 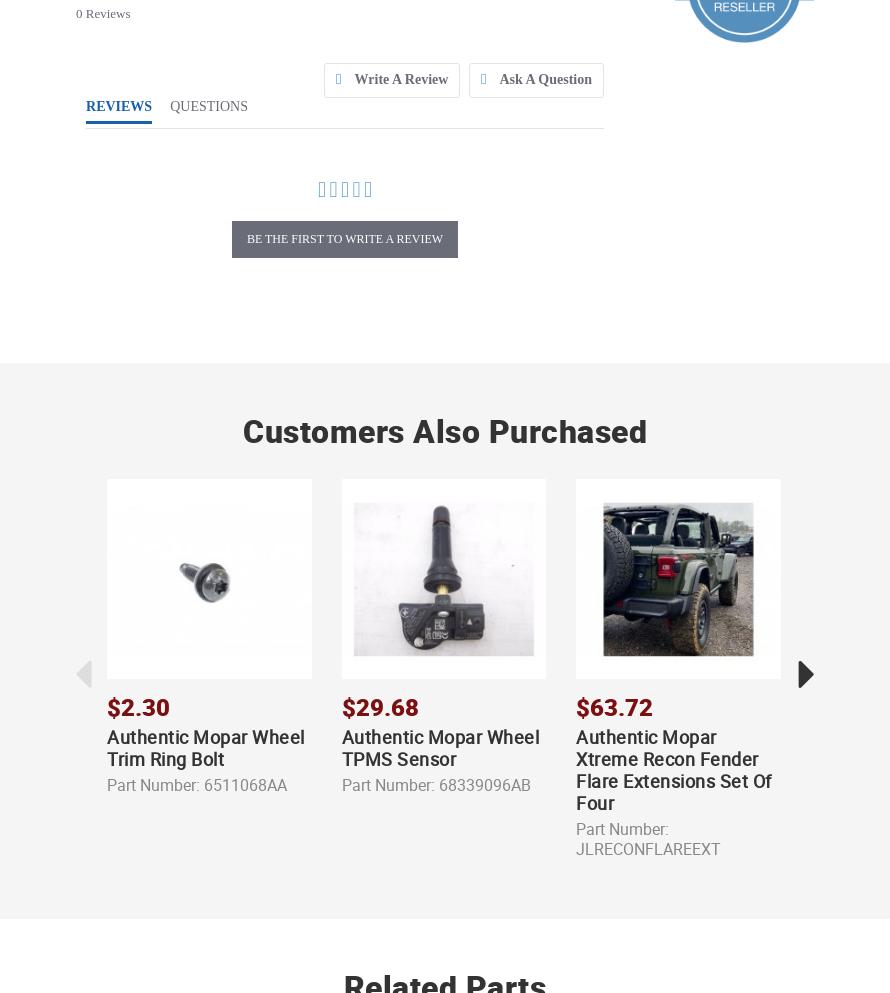 What do you see at coordinates (648, 876) in the screenshot?
I see `'120 Reviews'` at bounding box center [648, 876].